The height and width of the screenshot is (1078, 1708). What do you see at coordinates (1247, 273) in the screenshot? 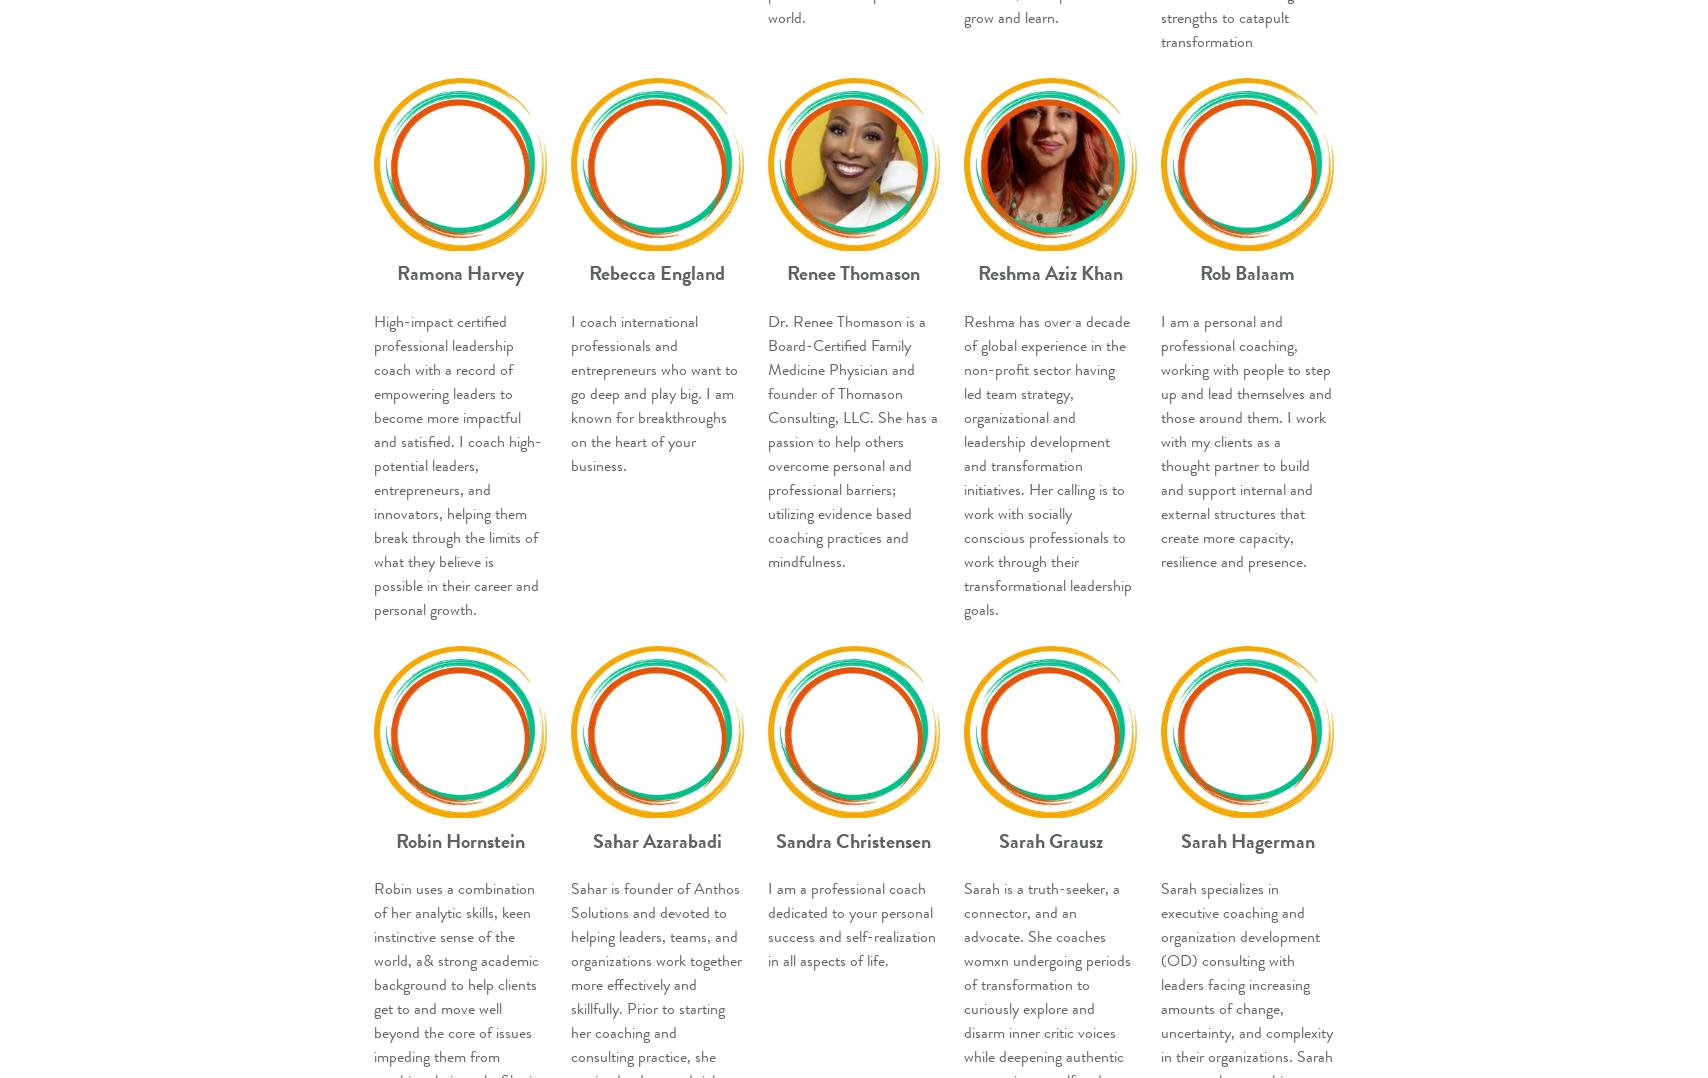
I see `'Rob Balaam'` at bounding box center [1247, 273].